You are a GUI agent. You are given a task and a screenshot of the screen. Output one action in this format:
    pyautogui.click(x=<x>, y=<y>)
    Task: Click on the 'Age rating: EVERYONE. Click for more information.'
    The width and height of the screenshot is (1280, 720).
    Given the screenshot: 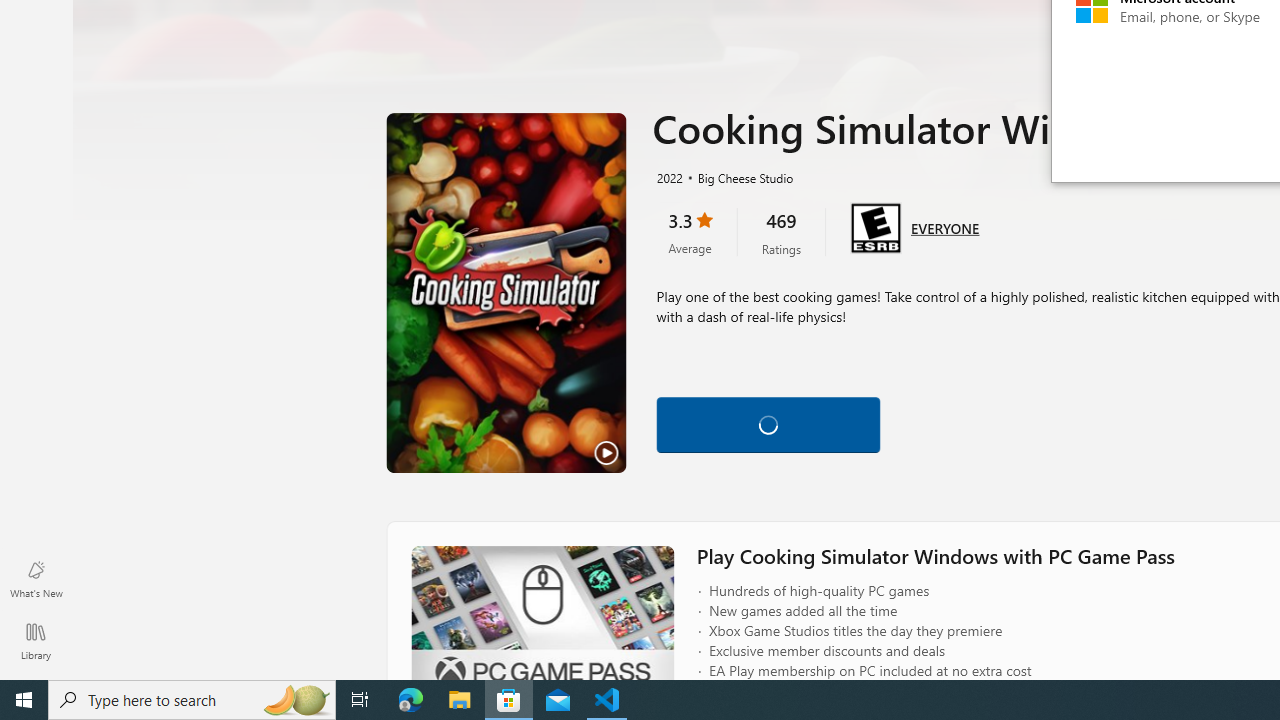 What is the action you would take?
    pyautogui.click(x=944, y=225)
    